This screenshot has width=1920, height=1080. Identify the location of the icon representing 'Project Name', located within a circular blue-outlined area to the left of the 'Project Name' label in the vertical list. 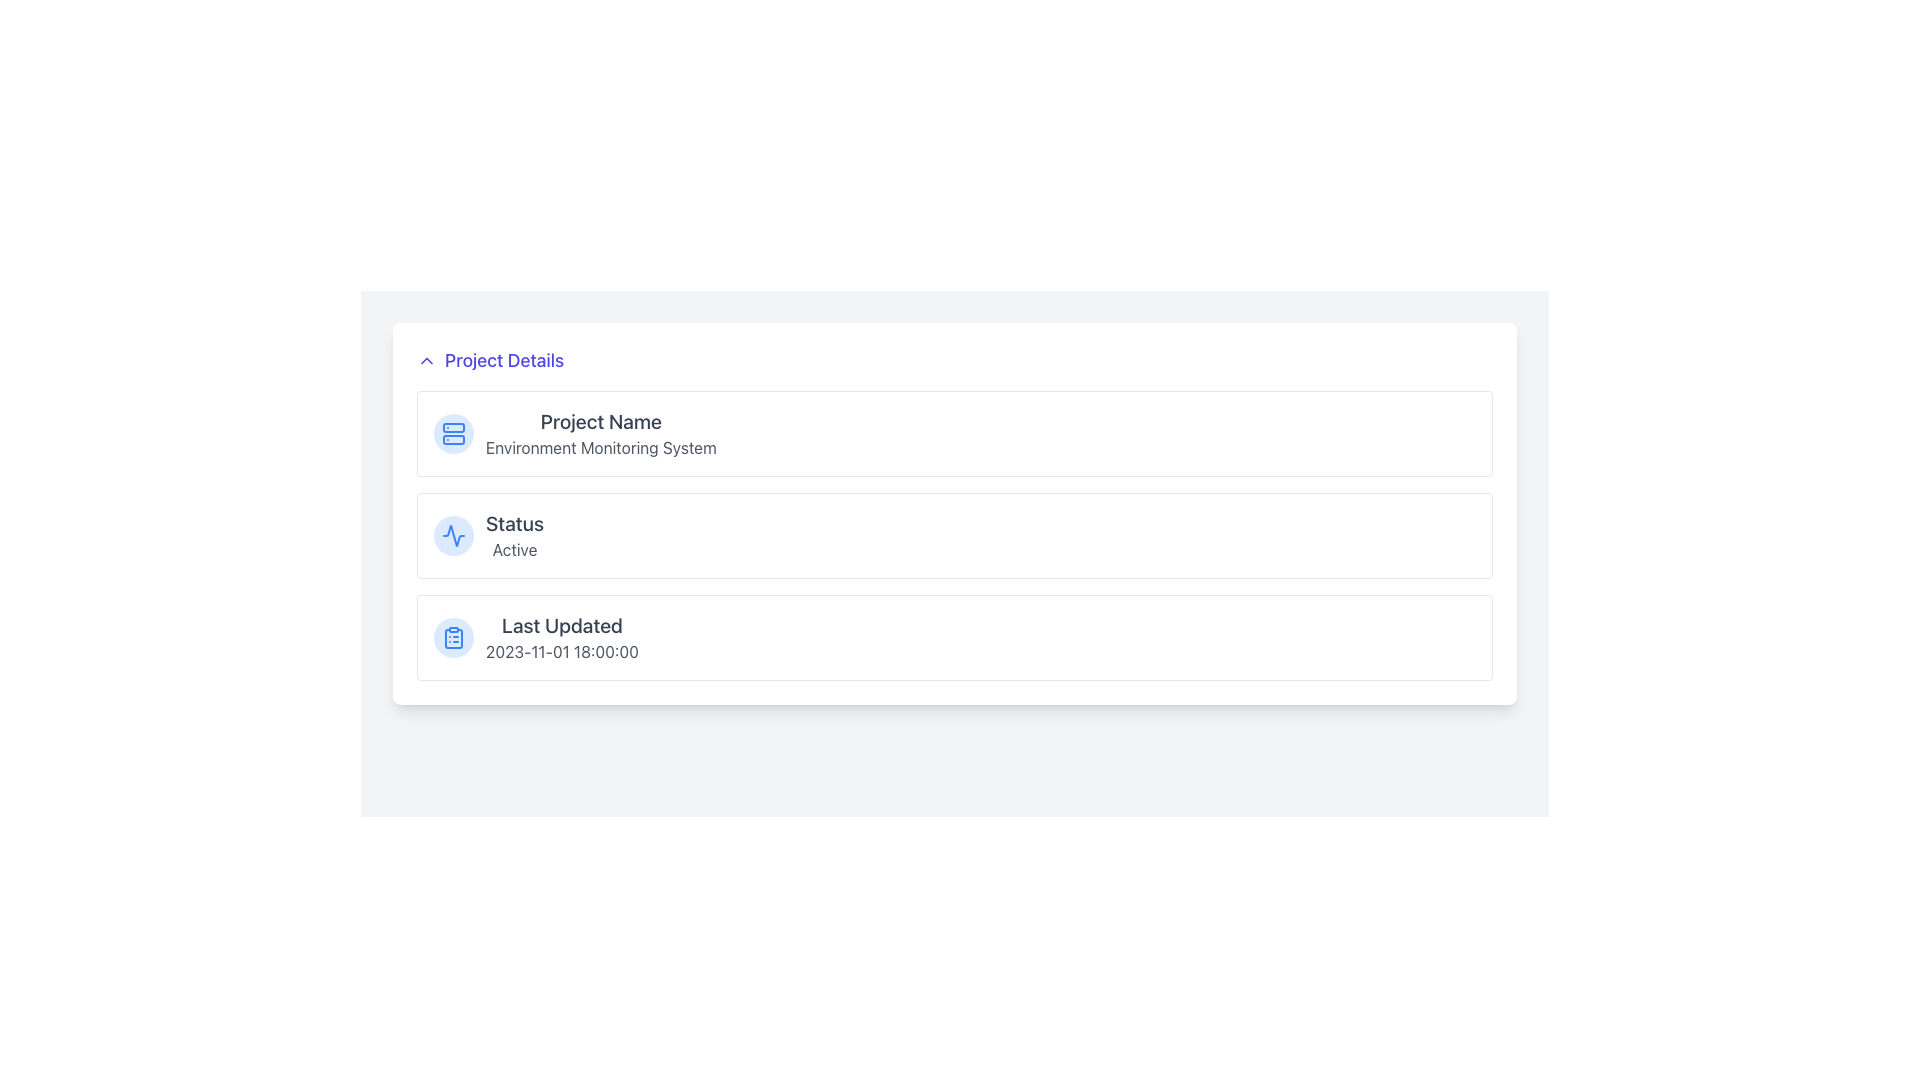
(453, 433).